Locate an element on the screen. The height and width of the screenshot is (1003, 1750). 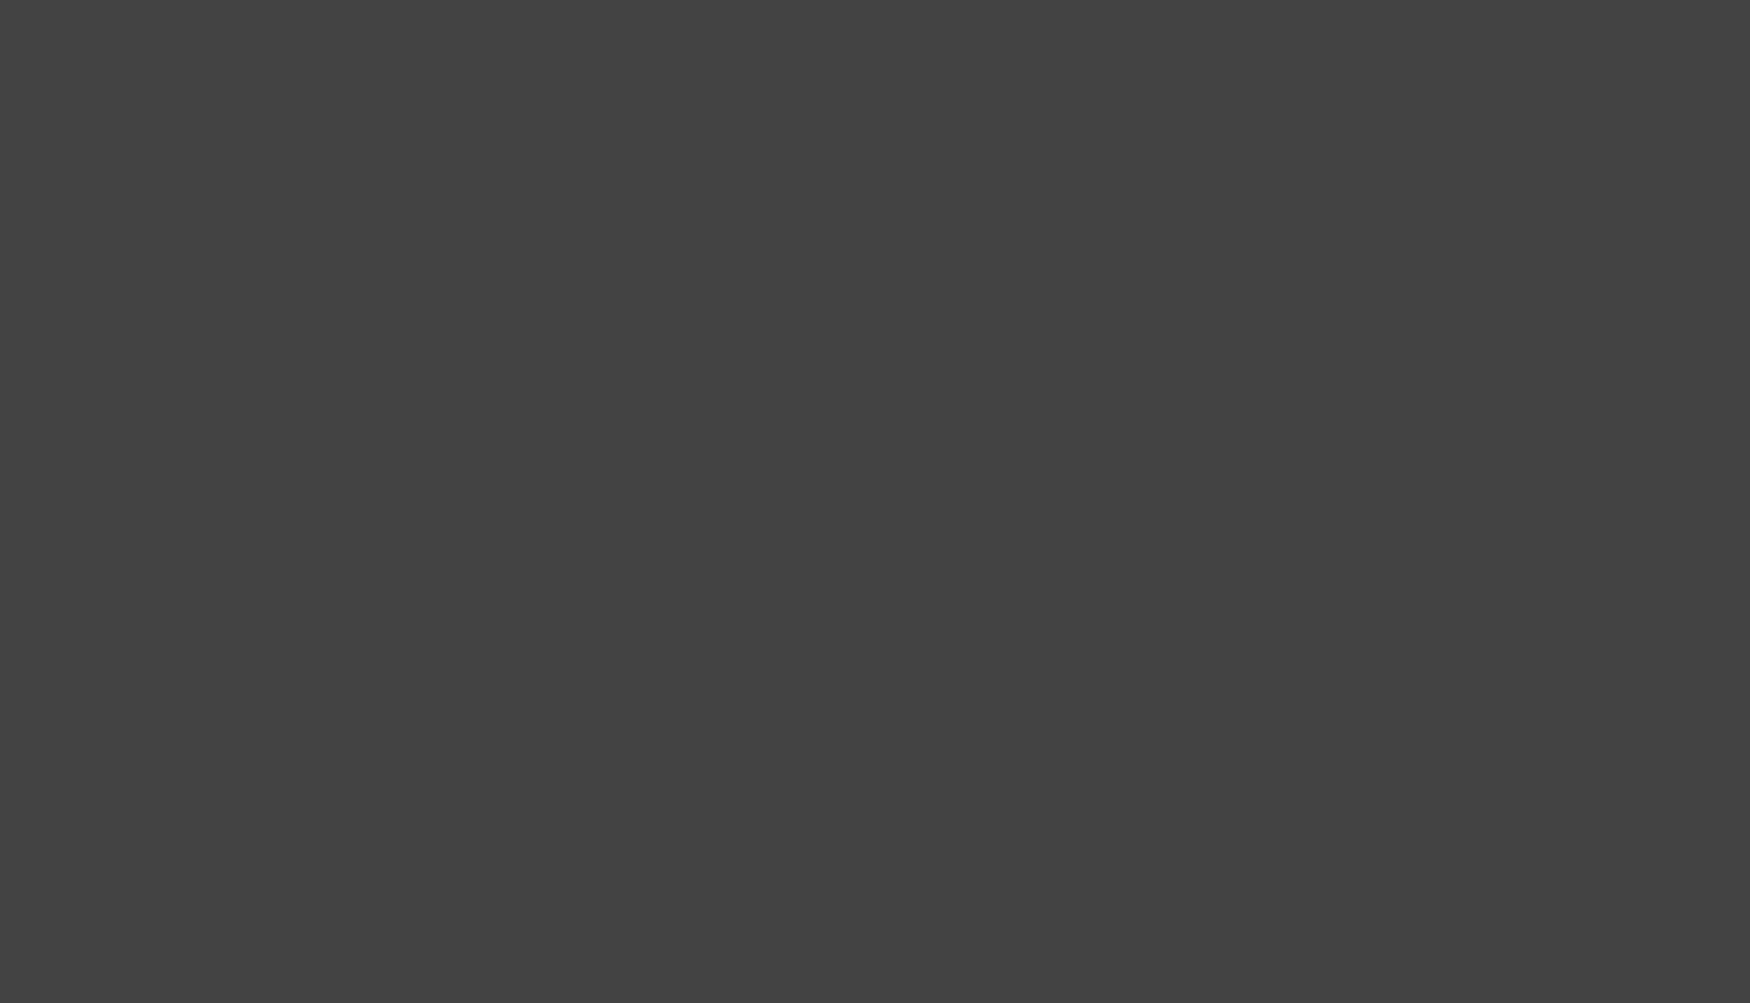
'Crystal Clear Oxygen Therapy' is located at coordinates (459, 846).